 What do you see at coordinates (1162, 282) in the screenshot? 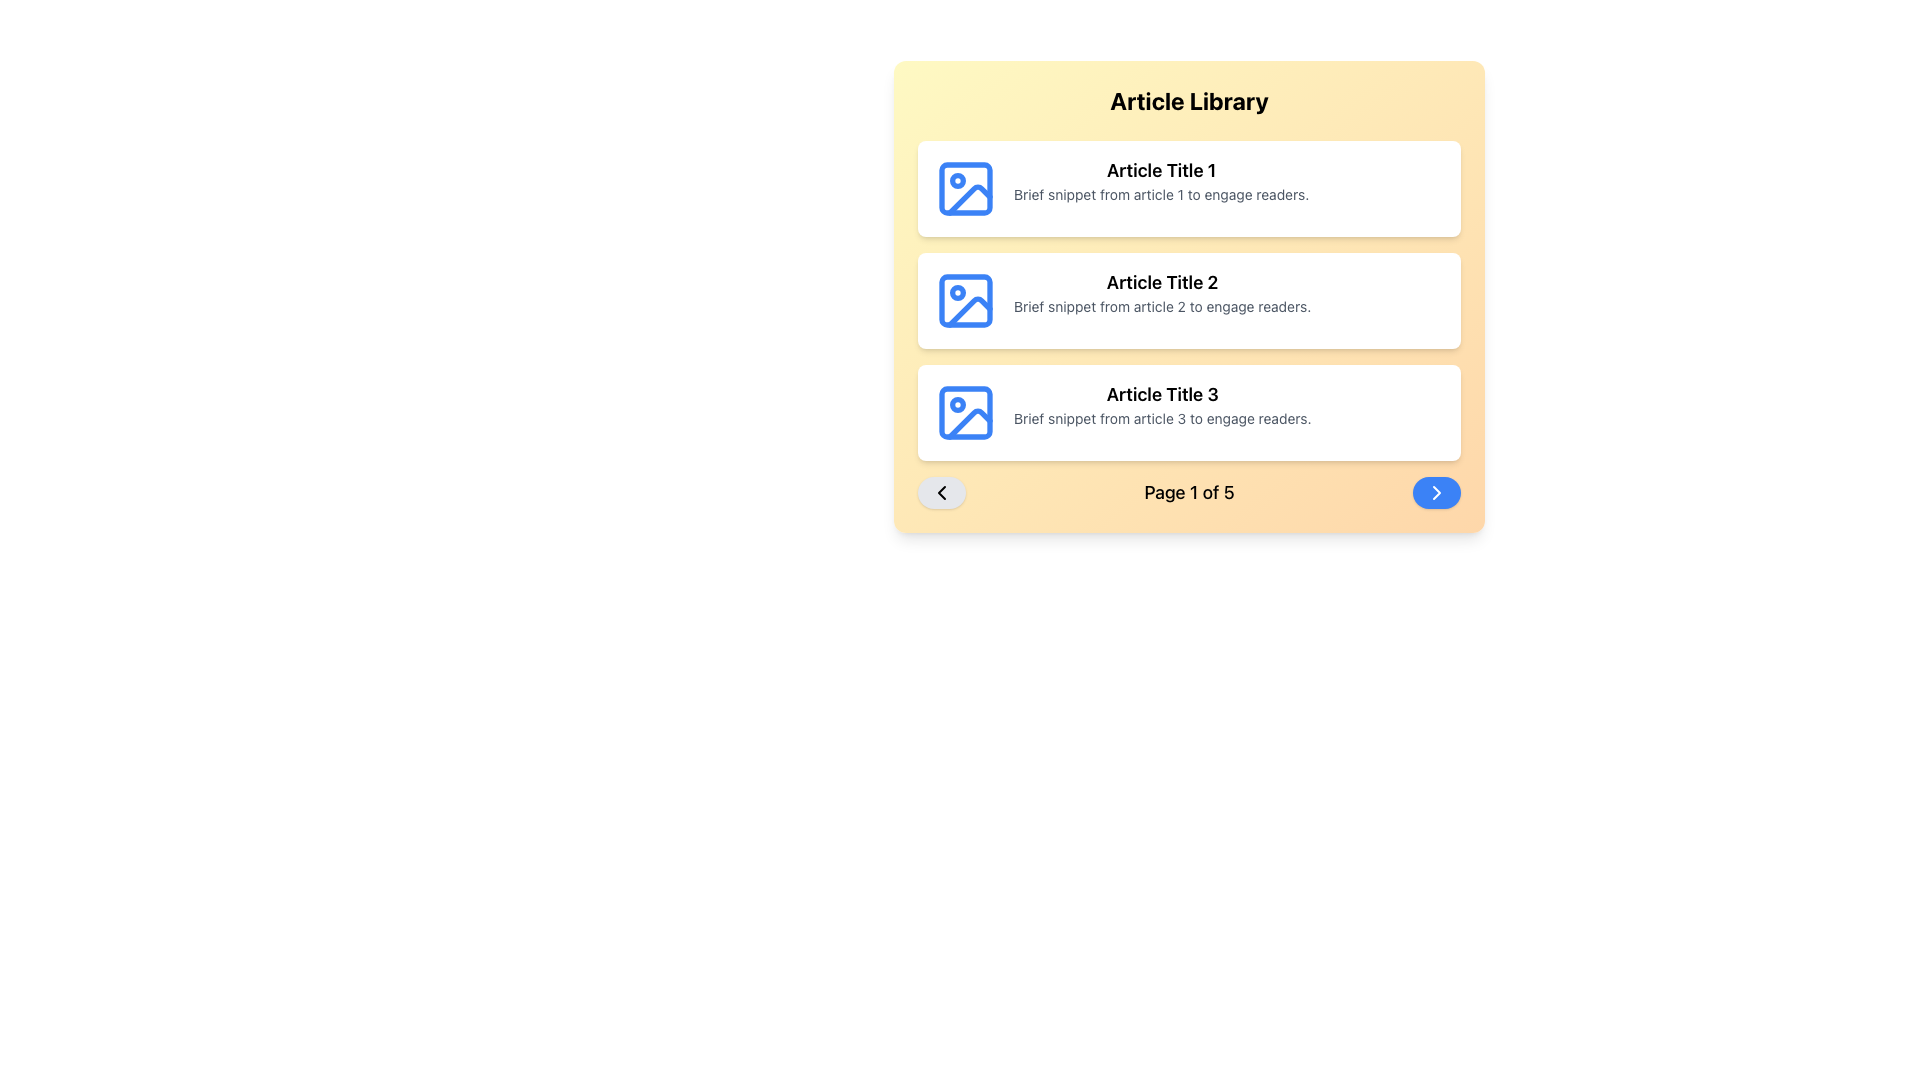
I see `the Text Label that serves as the title of an article entry, positioned between 'Article Title 1' and 'Article Title 3'` at bounding box center [1162, 282].